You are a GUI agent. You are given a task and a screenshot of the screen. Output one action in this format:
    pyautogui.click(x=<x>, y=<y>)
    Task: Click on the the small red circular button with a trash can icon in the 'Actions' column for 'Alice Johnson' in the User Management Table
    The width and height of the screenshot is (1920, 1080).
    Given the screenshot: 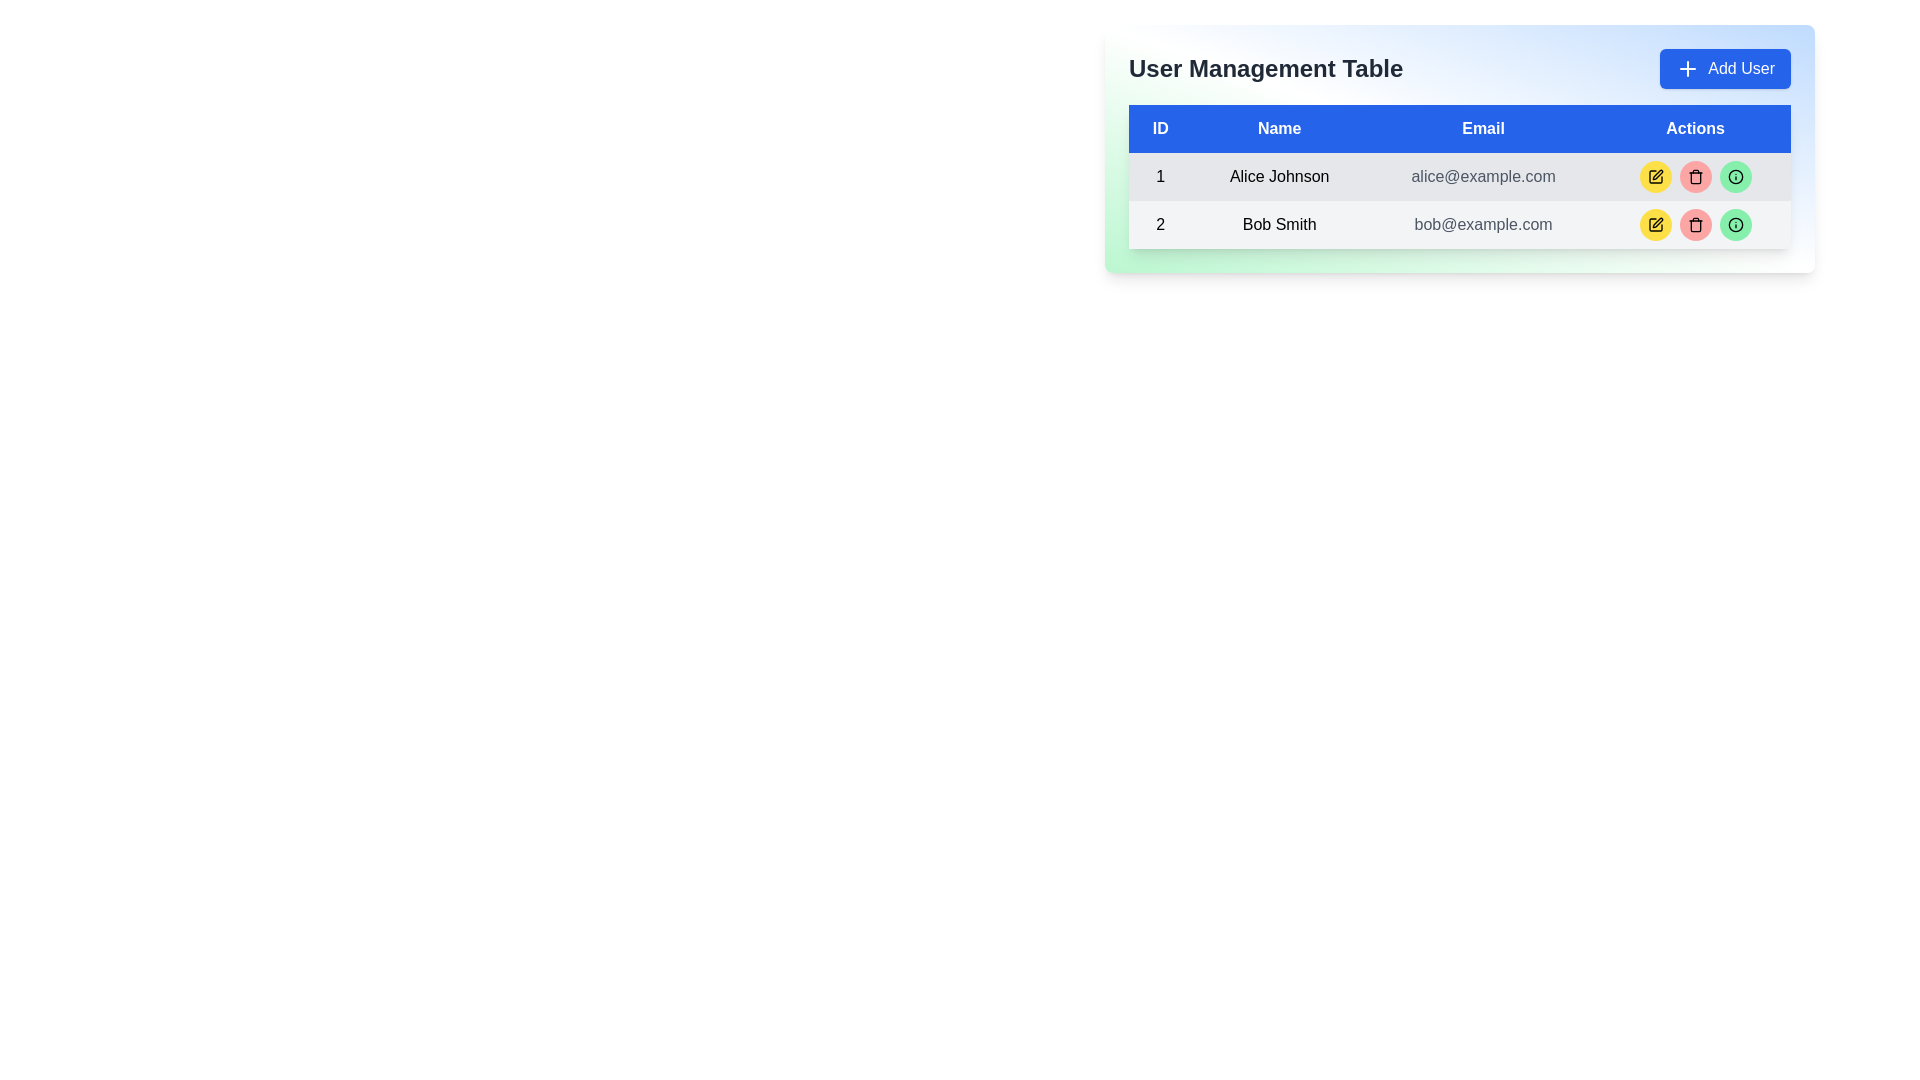 What is the action you would take?
    pyautogui.click(x=1694, y=176)
    